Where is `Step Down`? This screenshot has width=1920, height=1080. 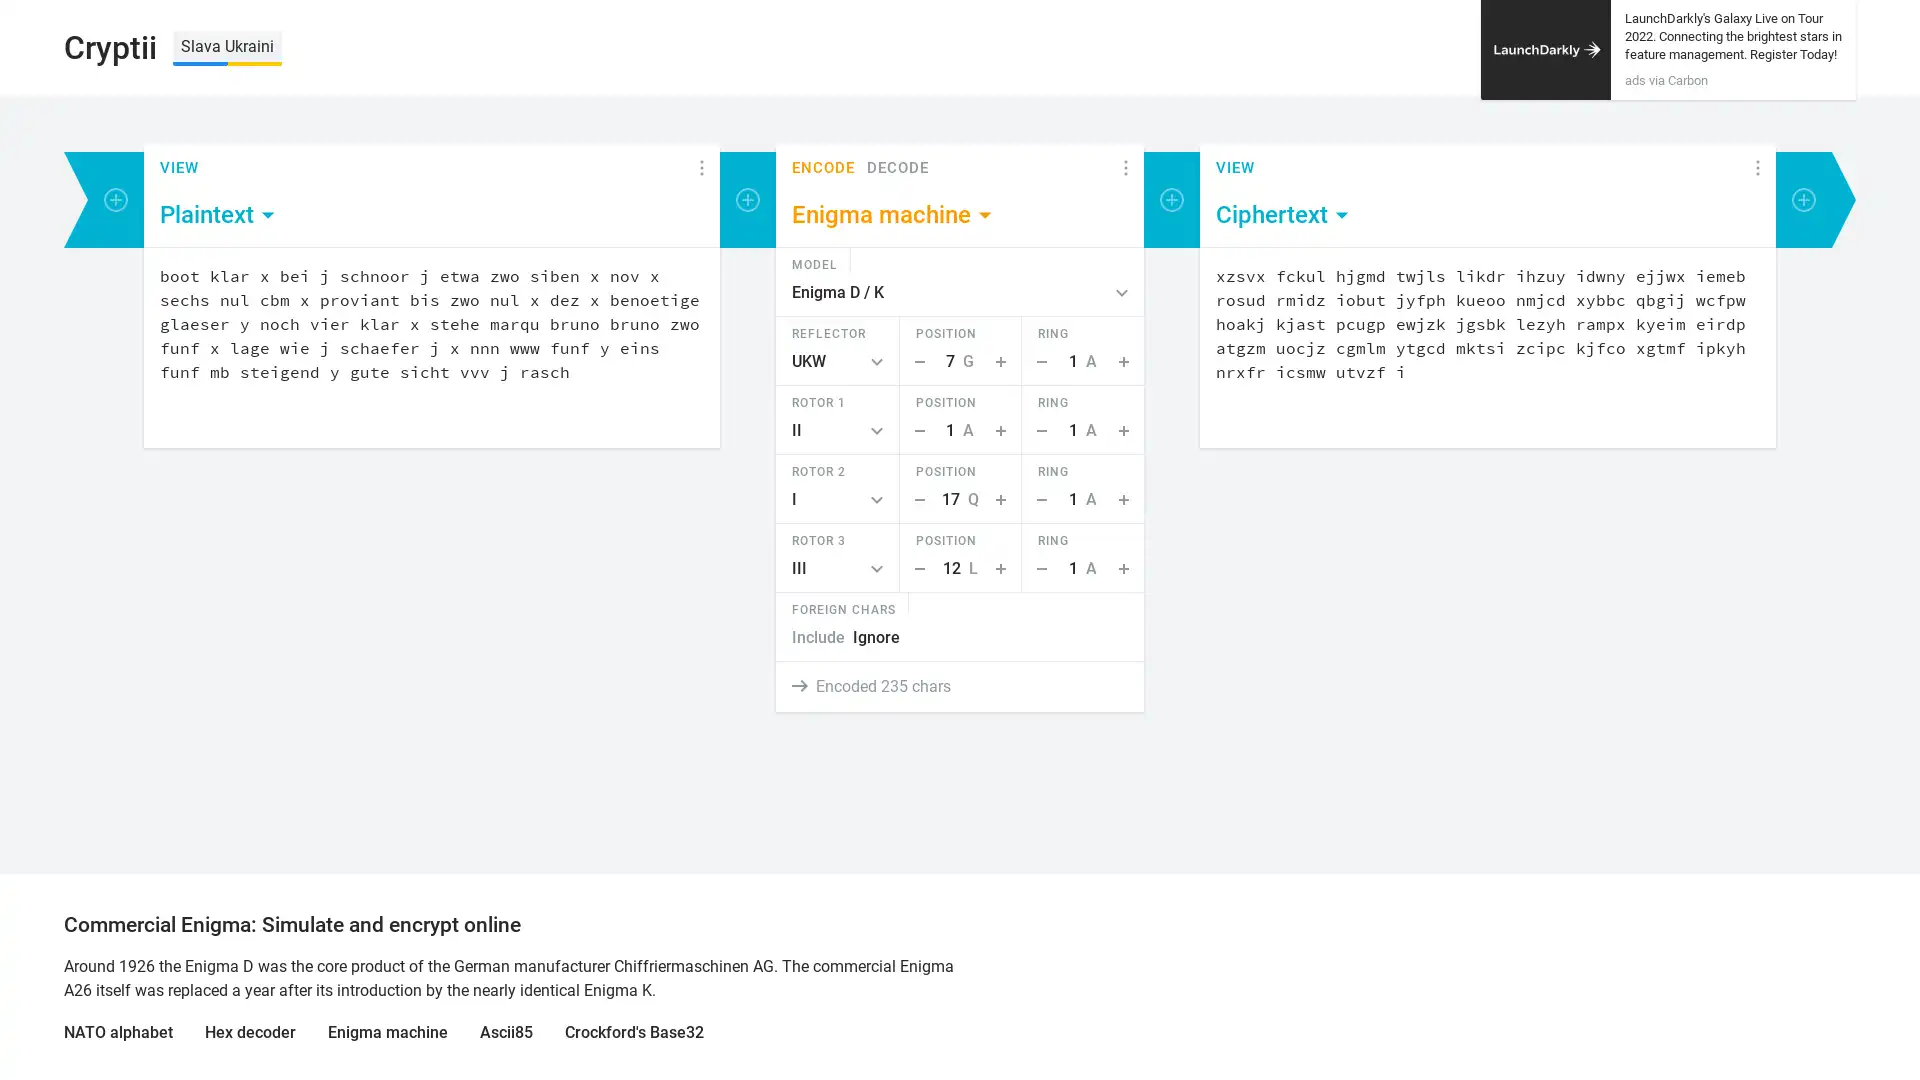
Step Down is located at coordinates (1037, 362).